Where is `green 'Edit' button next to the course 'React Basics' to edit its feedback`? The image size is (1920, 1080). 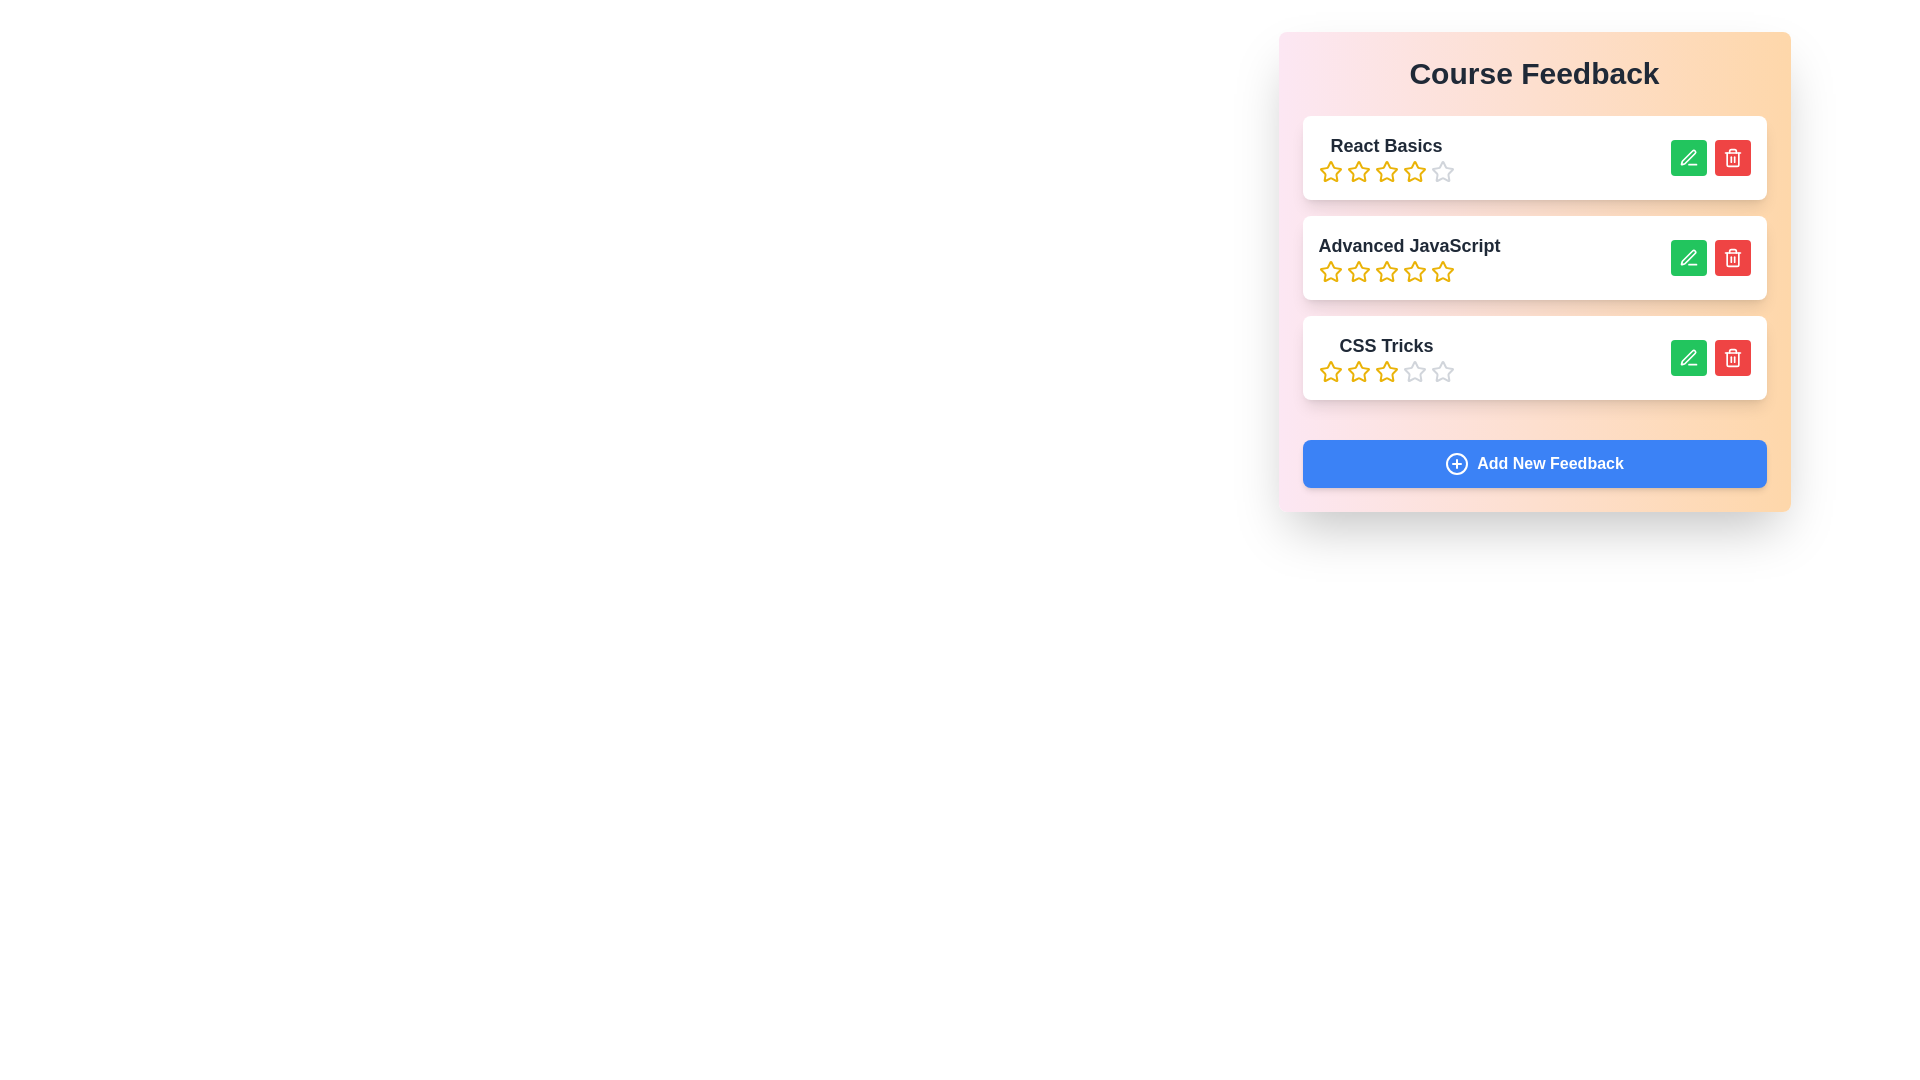 green 'Edit' button next to the course 'React Basics' to edit its feedback is located at coordinates (1687, 157).